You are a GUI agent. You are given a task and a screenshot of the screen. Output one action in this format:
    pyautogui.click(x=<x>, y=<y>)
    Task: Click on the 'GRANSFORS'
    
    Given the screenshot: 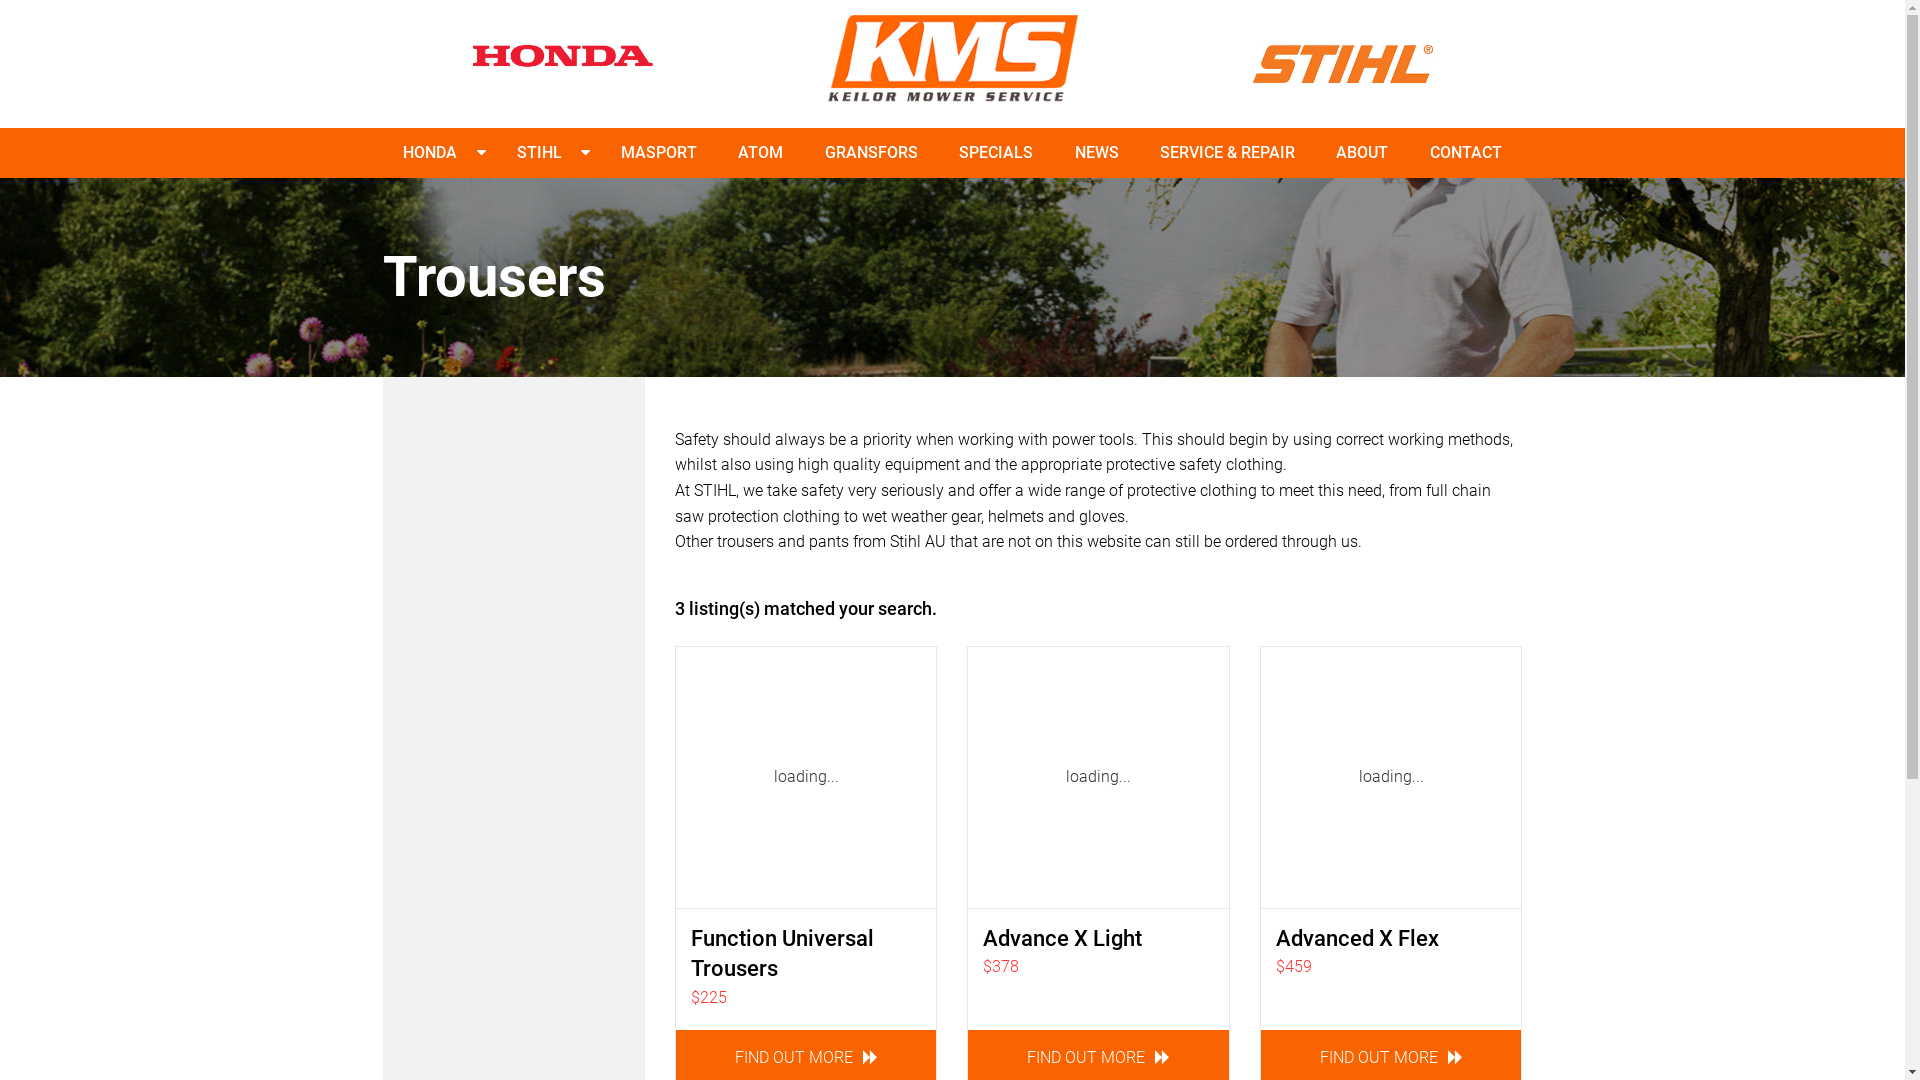 What is the action you would take?
    pyautogui.click(x=871, y=152)
    